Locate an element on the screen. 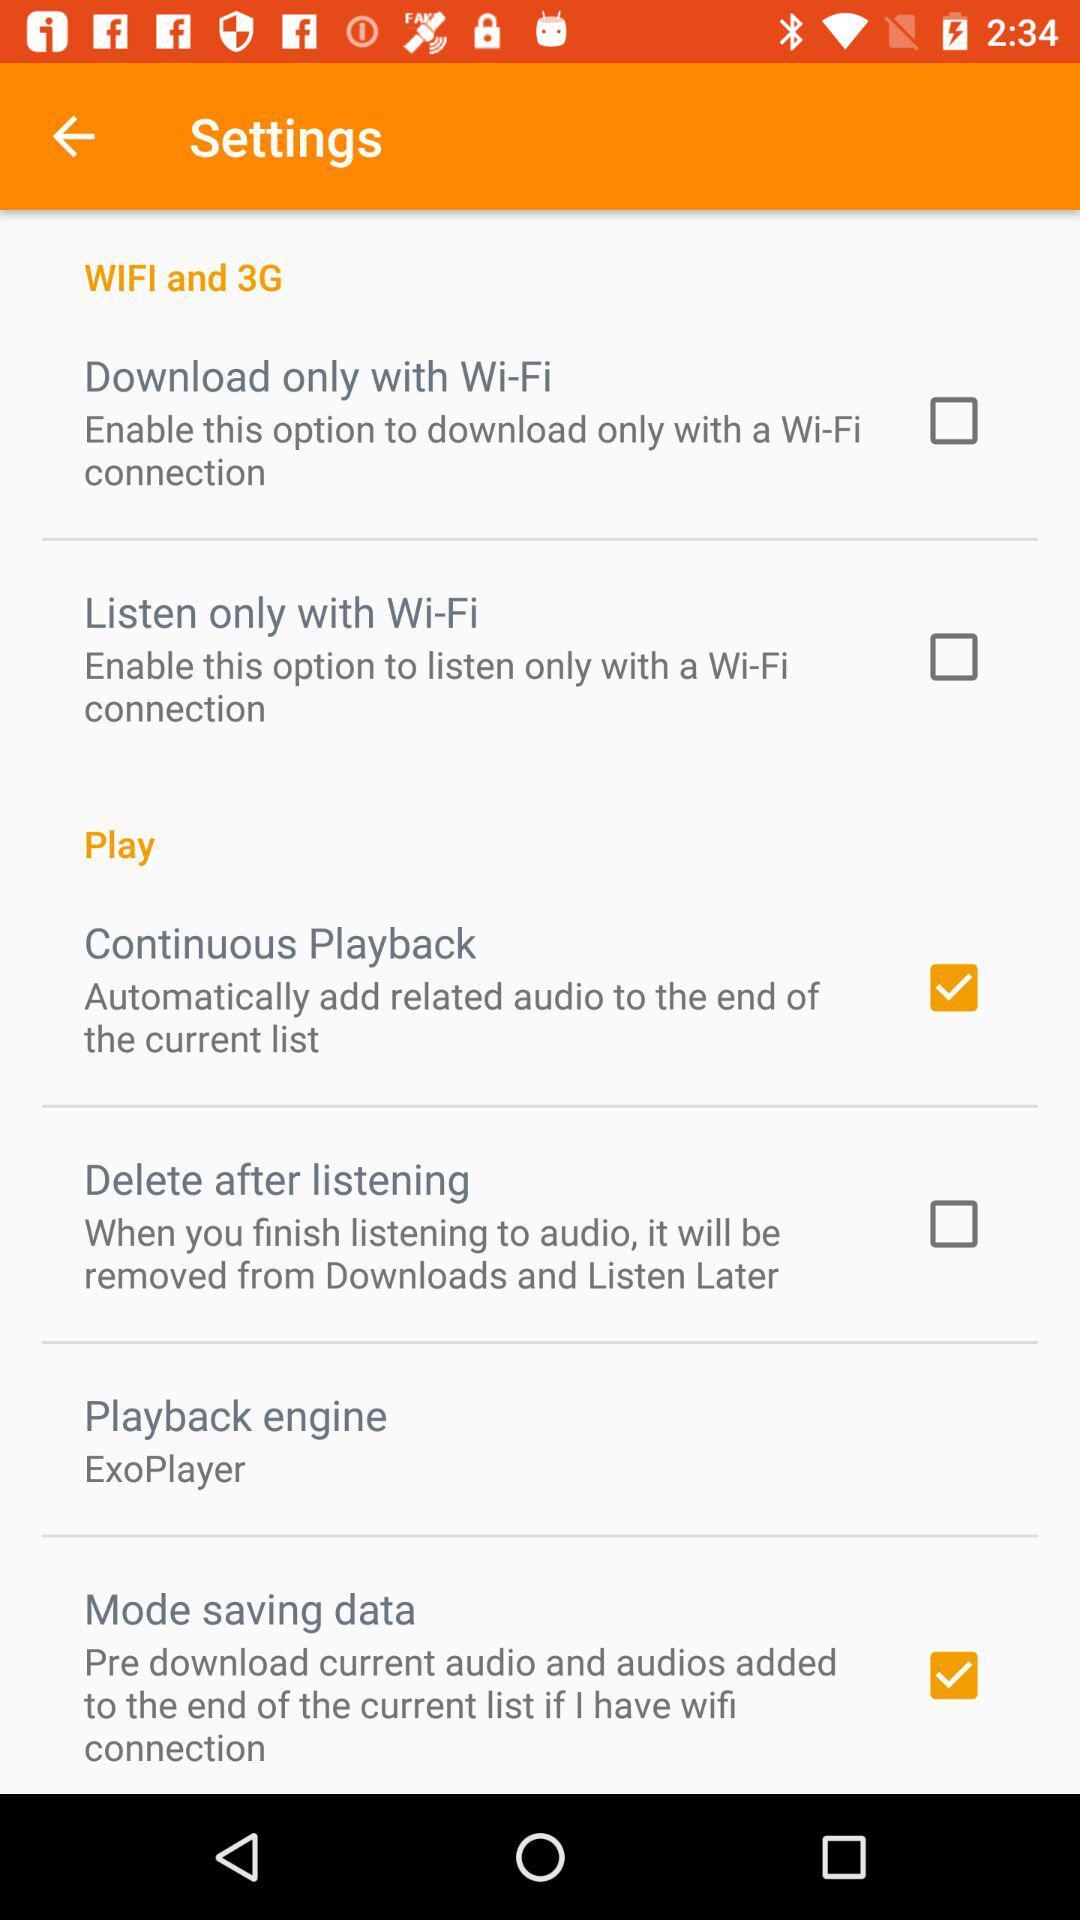 This screenshot has height=1920, width=1080. the item below exoplayer item is located at coordinates (249, 1608).